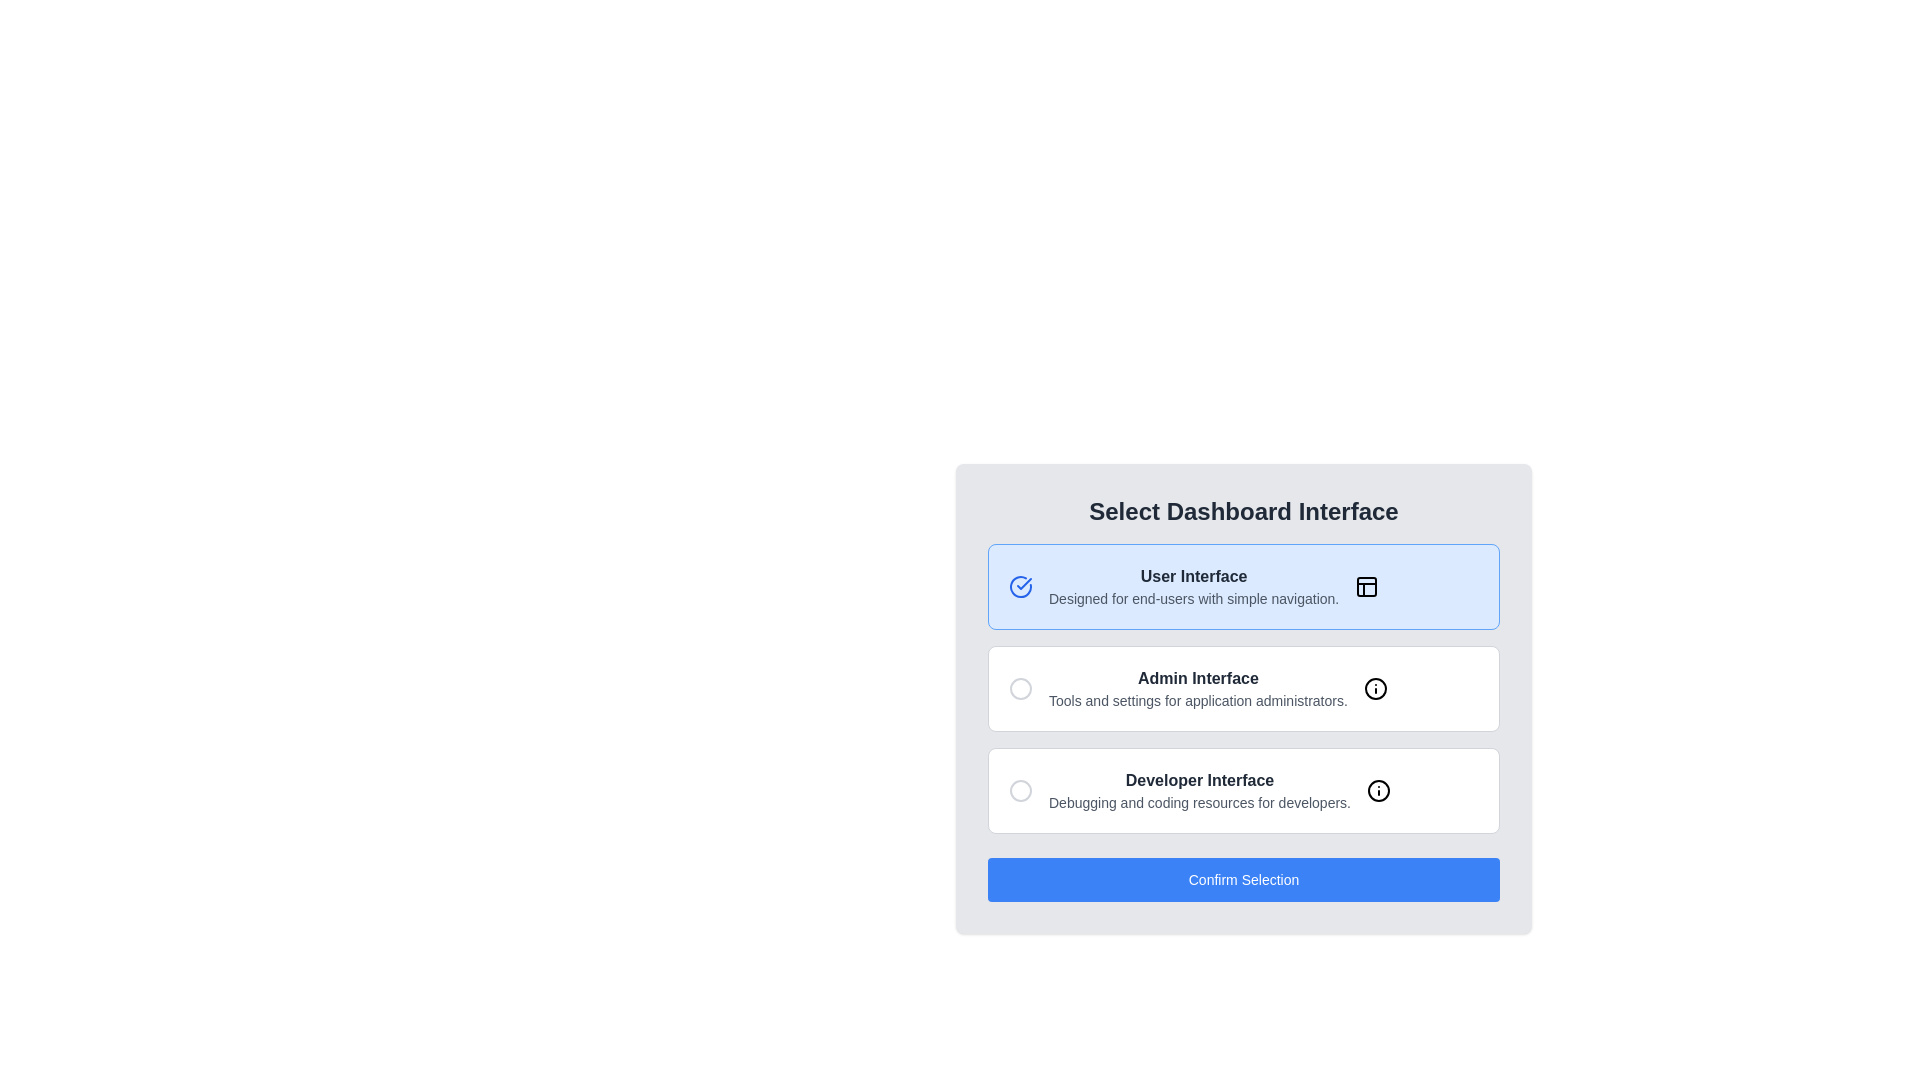 This screenshot has width=1920, height=1080. What do you see at coordinates (1377, 789) in the screenshot?
I see `the third info icon in the 'Select Dashboard Interface' section, which visually indicates additional information related to the 'Developer Interface' option` at bounding box center [1377, 789].